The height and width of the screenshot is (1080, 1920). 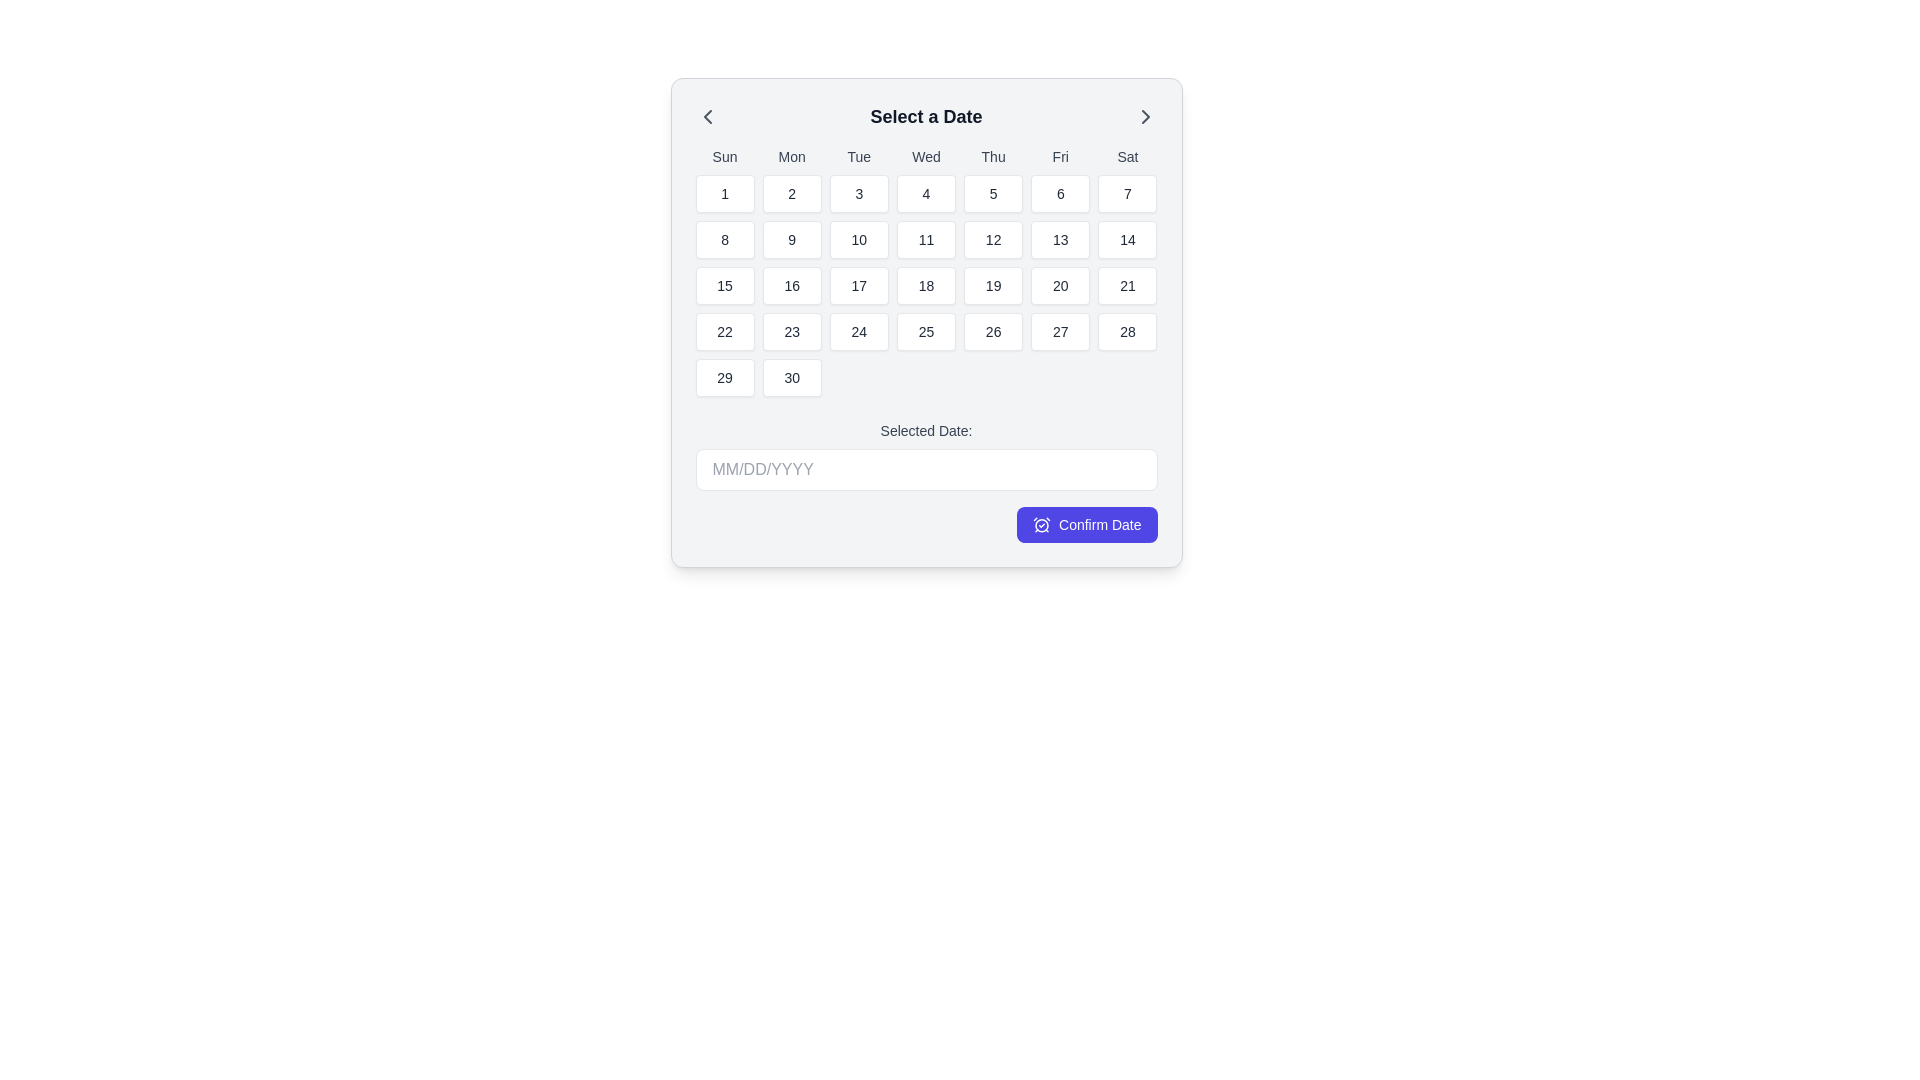 I want to click on the header label for the calendar indicating the first day of the week (Sunday) located in the top-left corner of the grid layout, so click(x=723, y=156).